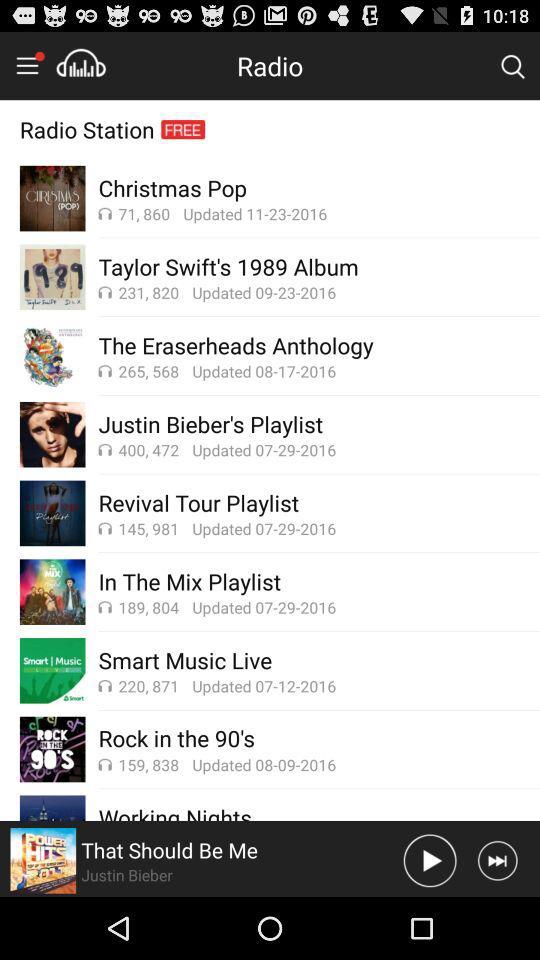 This screenshot has height=960, width=540. What do you see at coordinates (429, 921) in the screenshot?
I see `the play icon` at bounding box center [429, 921].